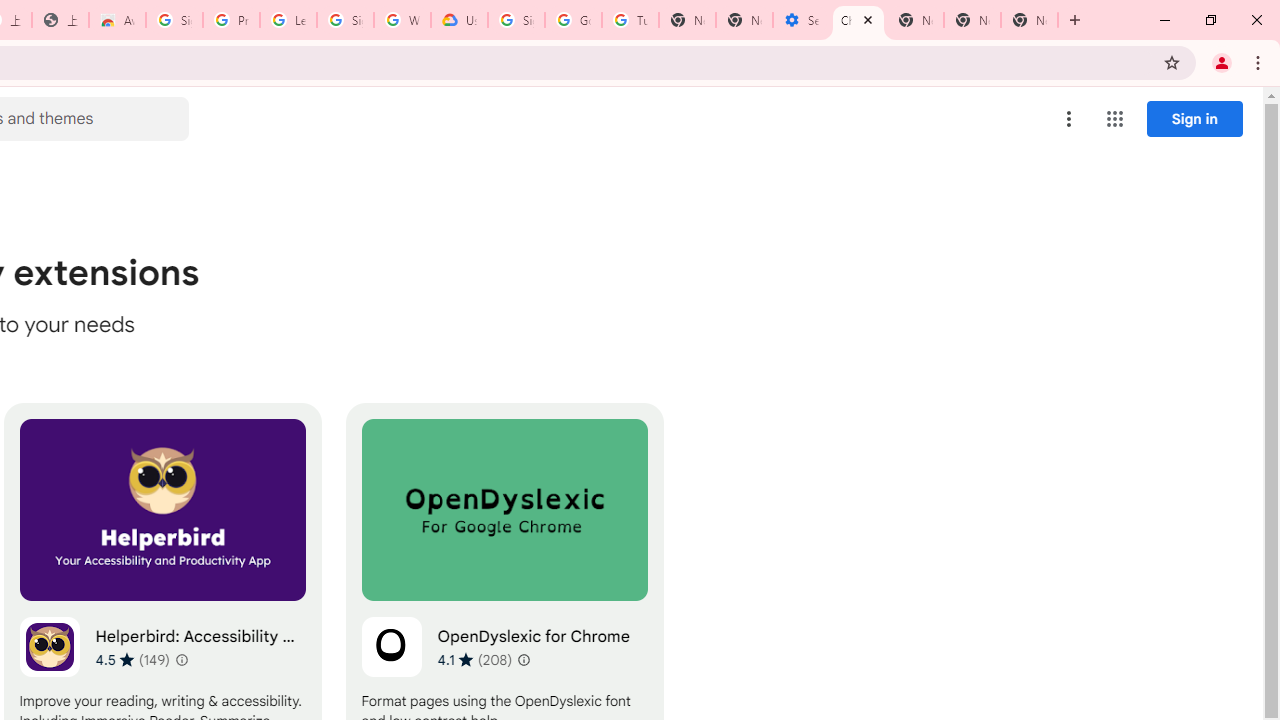  Describe the element at coordinates (801, 20) in the screenshot. I see `'Settings - Accessibility'` at that location.